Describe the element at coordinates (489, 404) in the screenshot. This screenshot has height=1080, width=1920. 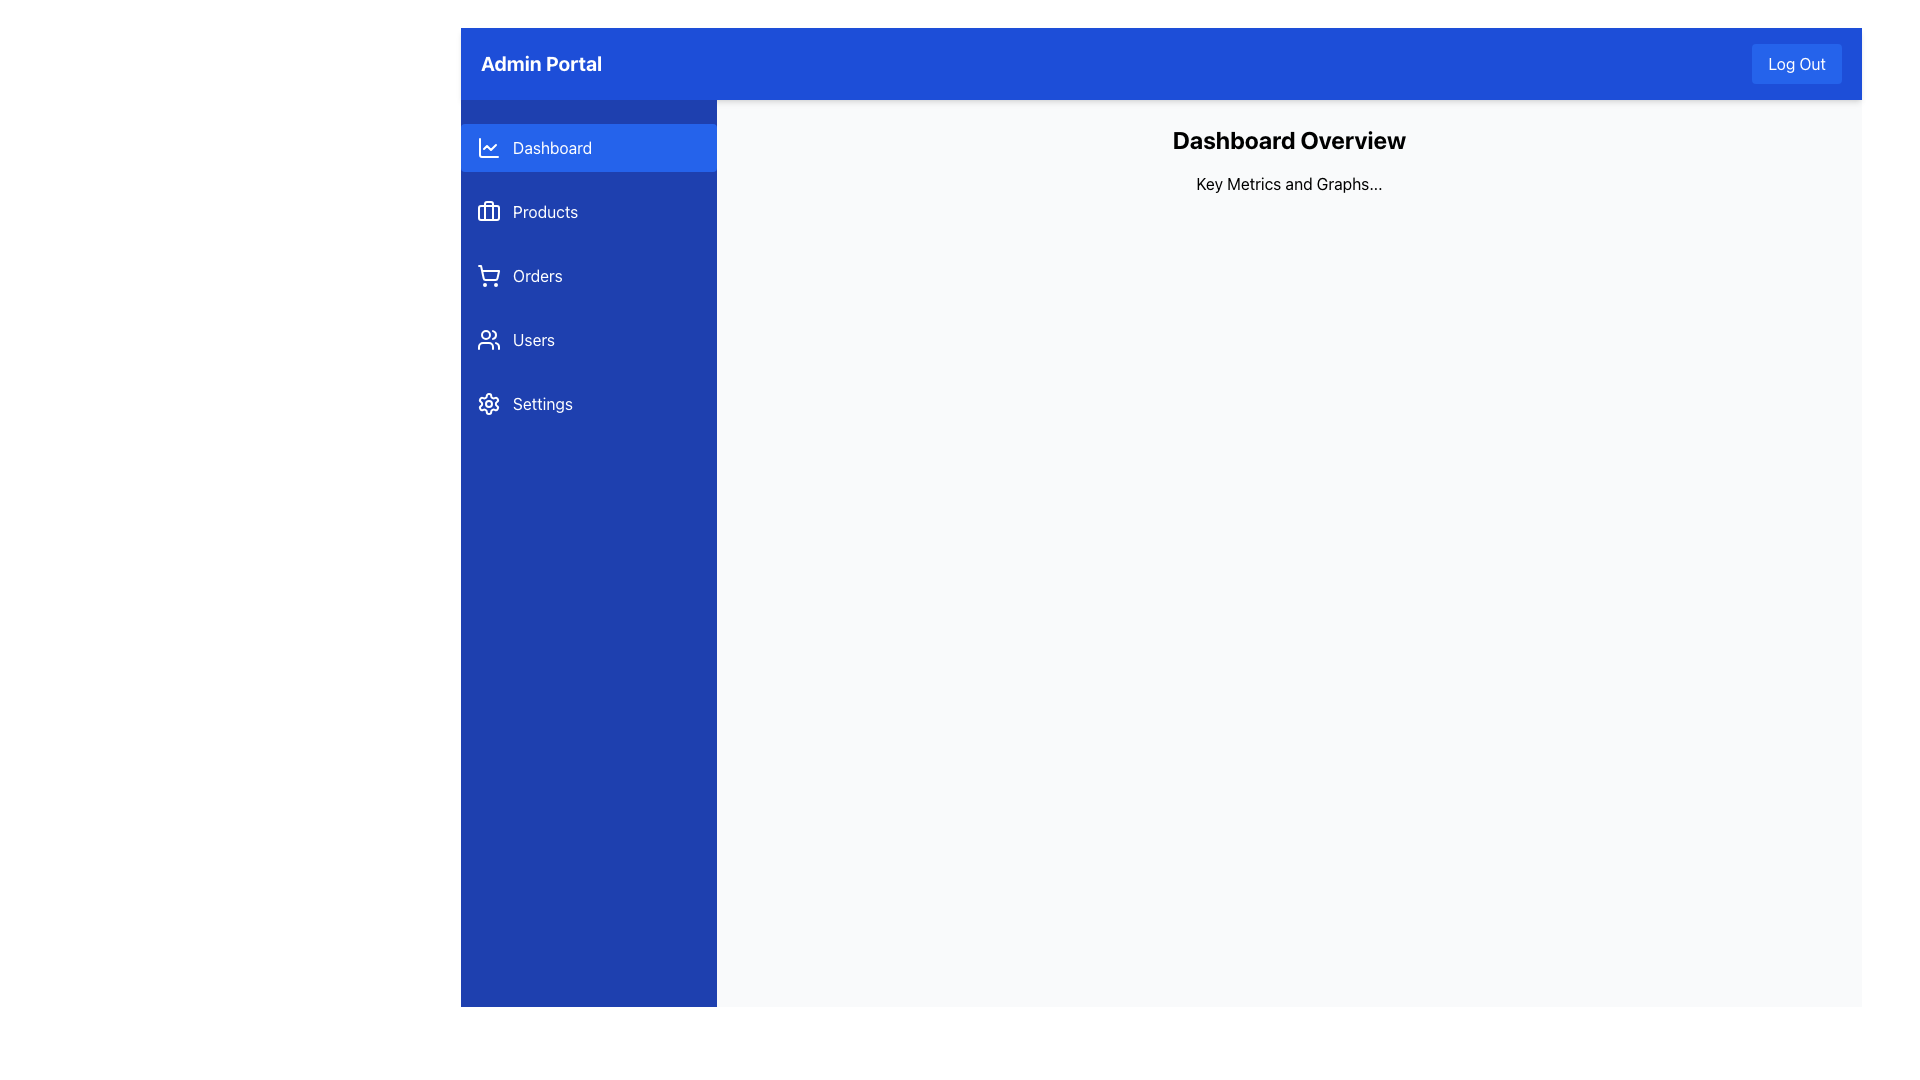
I see `the gear-shaped icon located in the 'Settings' menu item, positioned to the left of the 'Settings' text` at that location.